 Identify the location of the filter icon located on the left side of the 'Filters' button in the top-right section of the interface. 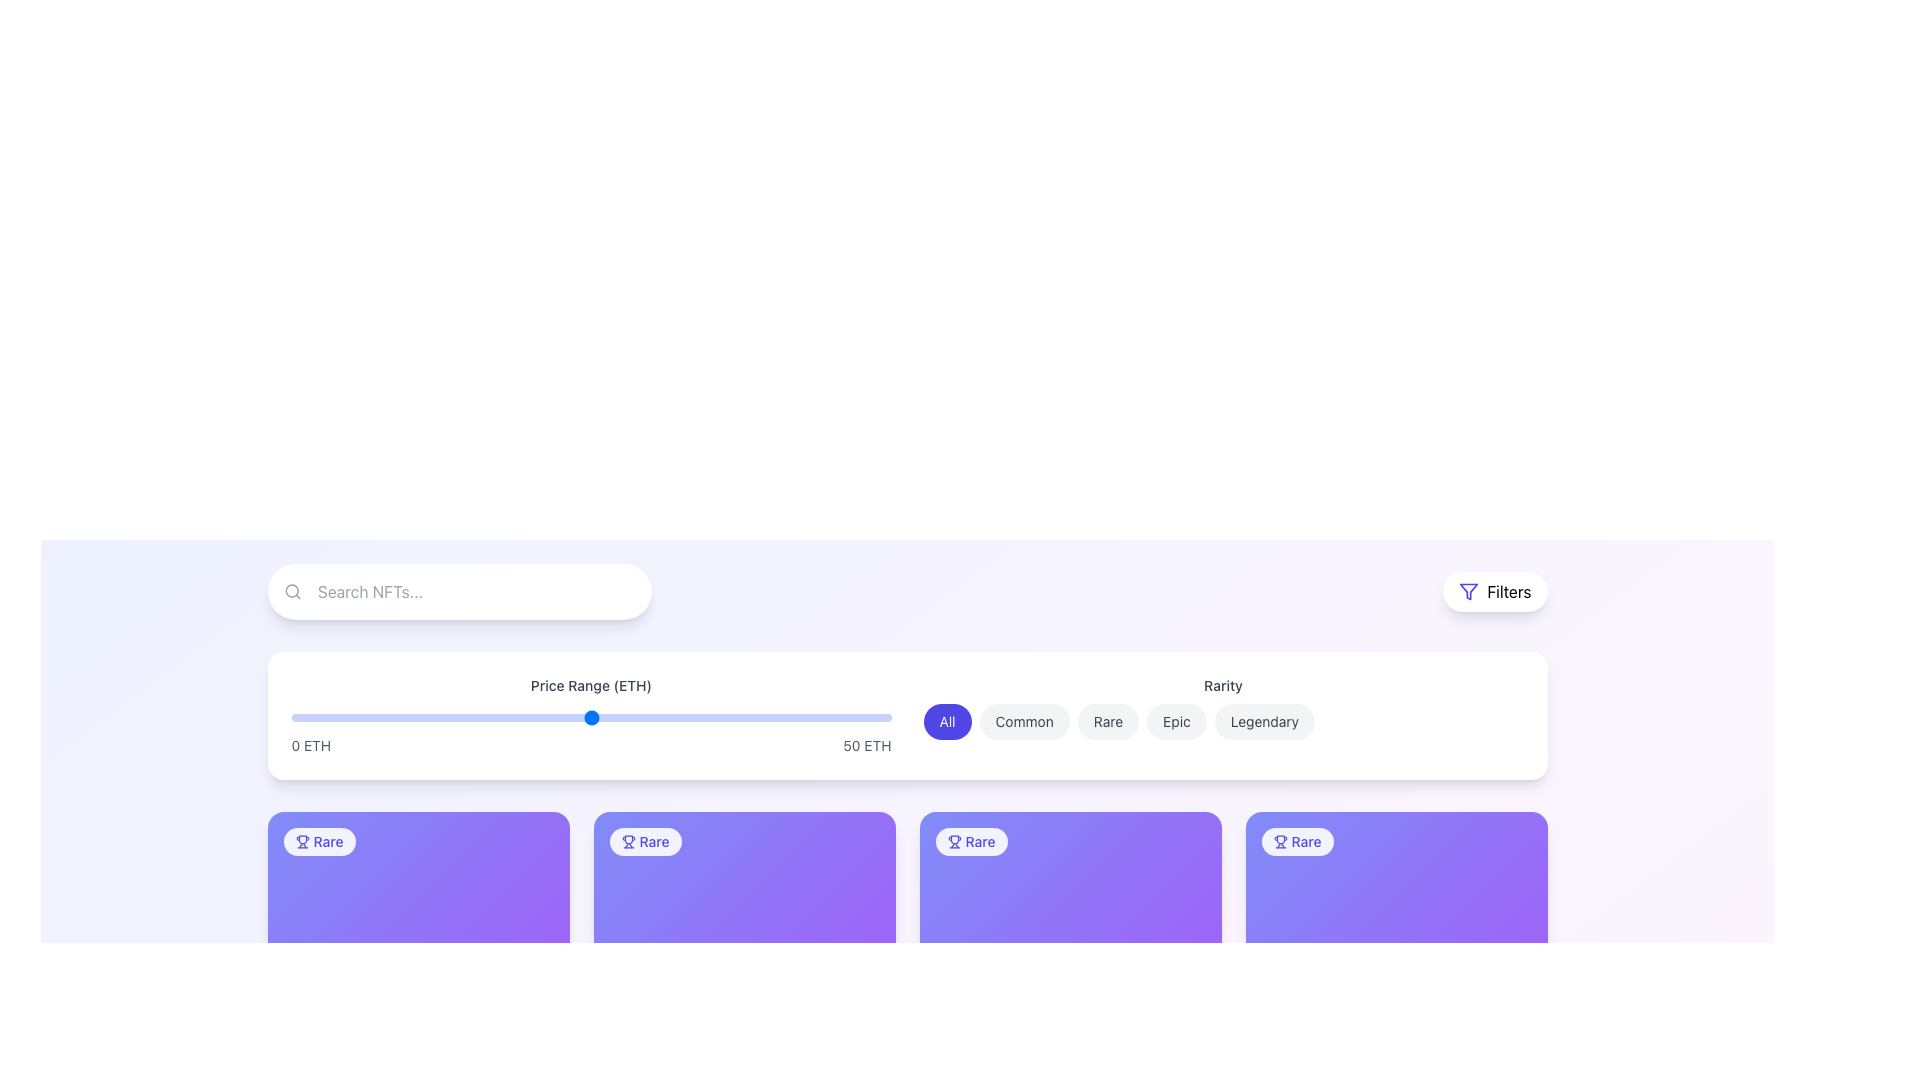
(1469, 590).